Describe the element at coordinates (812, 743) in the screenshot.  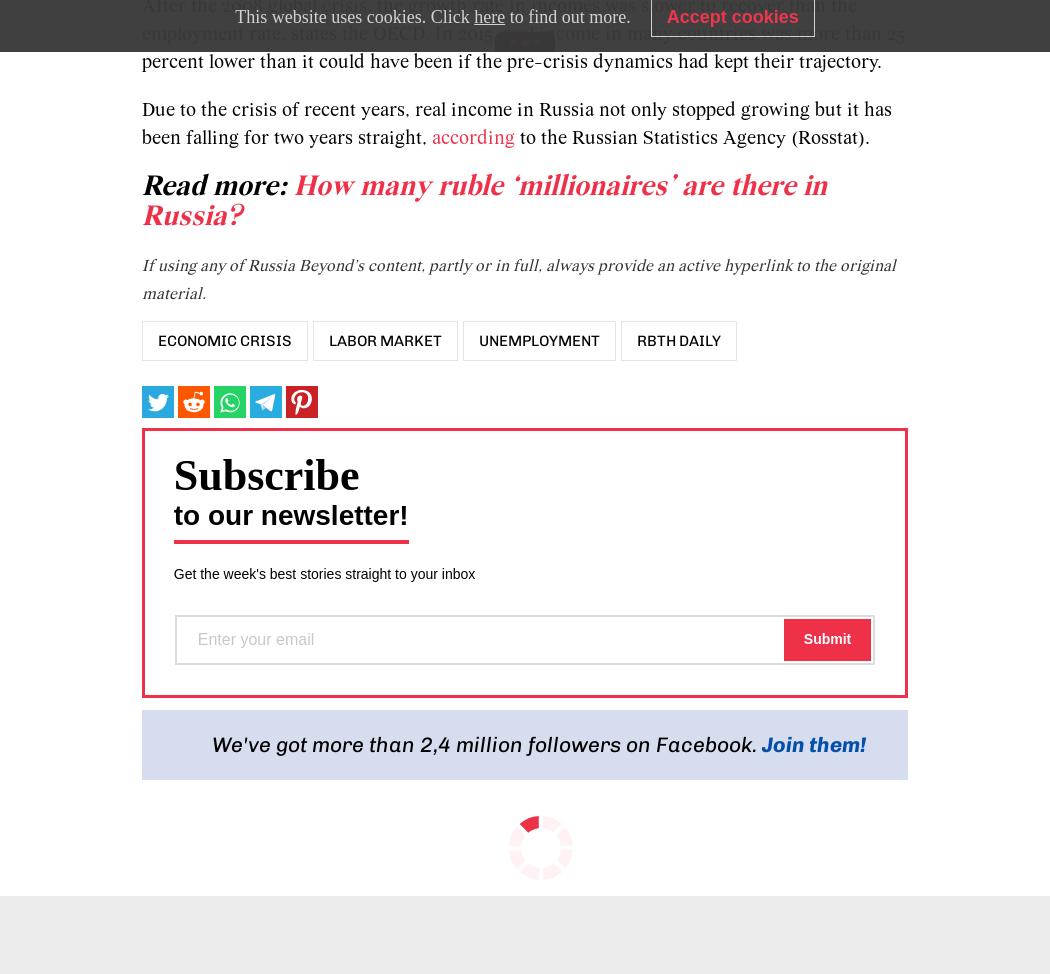
I see `'Join them!'` at that location.